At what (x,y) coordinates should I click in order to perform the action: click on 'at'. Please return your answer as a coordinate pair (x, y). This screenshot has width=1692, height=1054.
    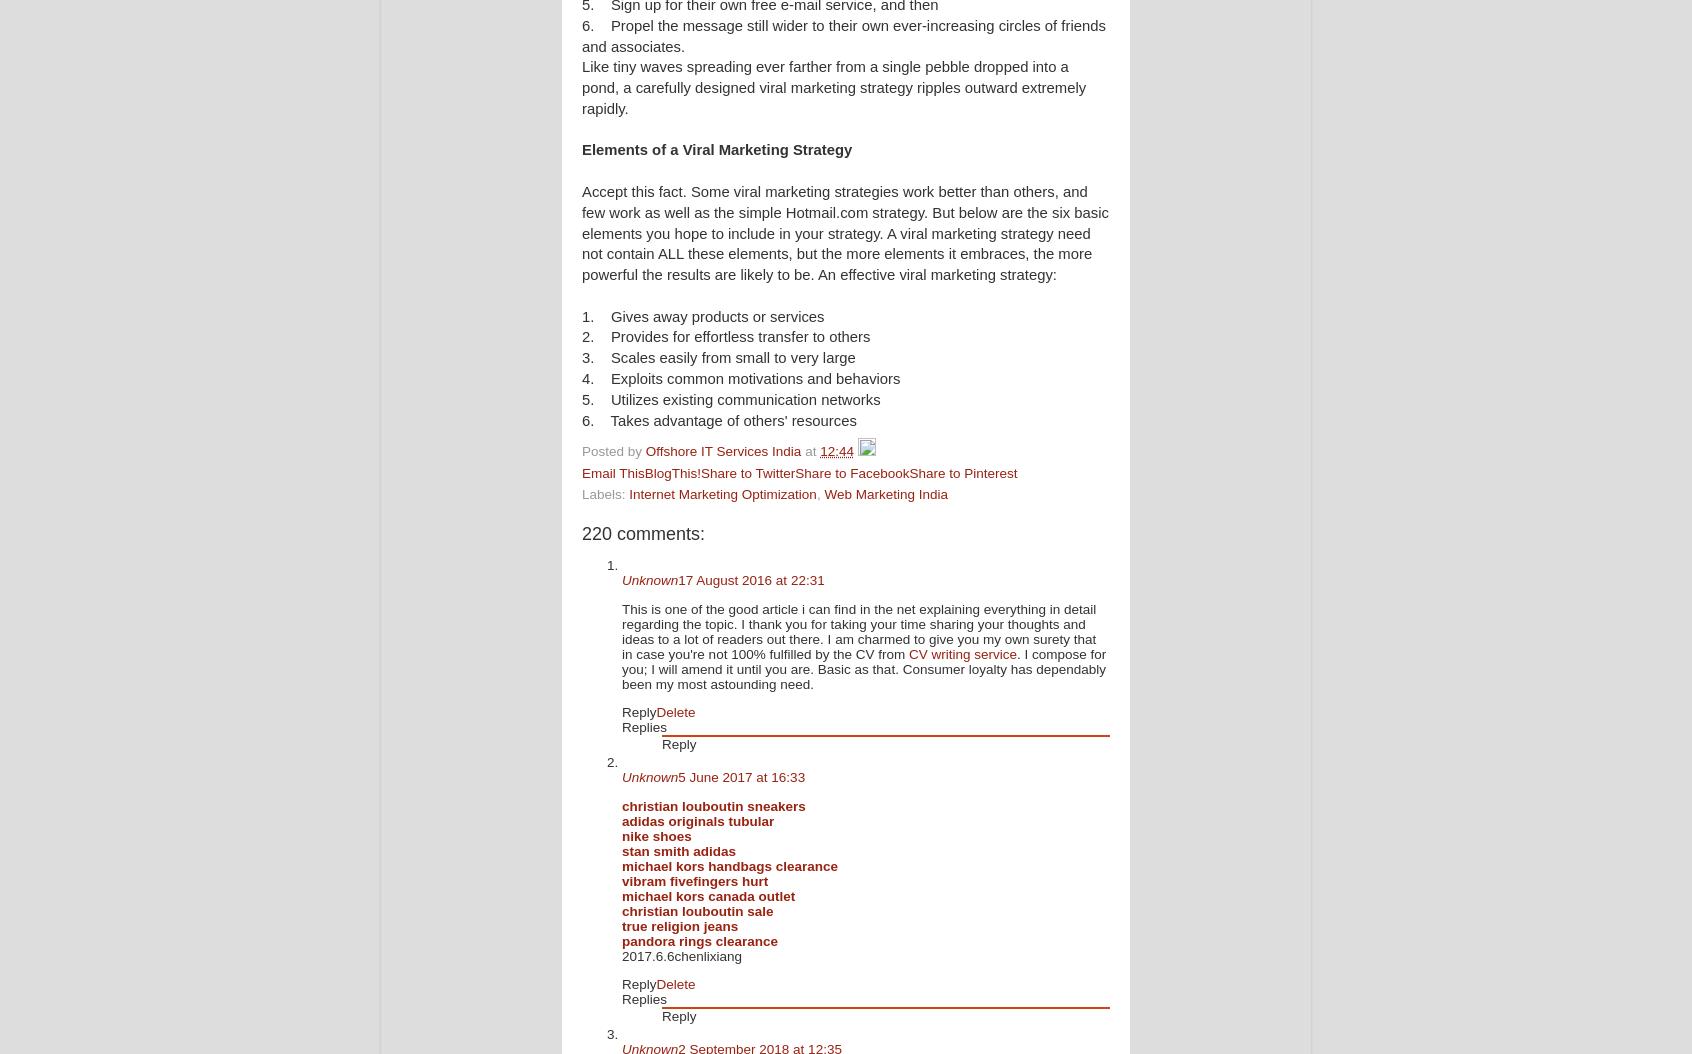
    Looking at the image, I should click on (812, 451).